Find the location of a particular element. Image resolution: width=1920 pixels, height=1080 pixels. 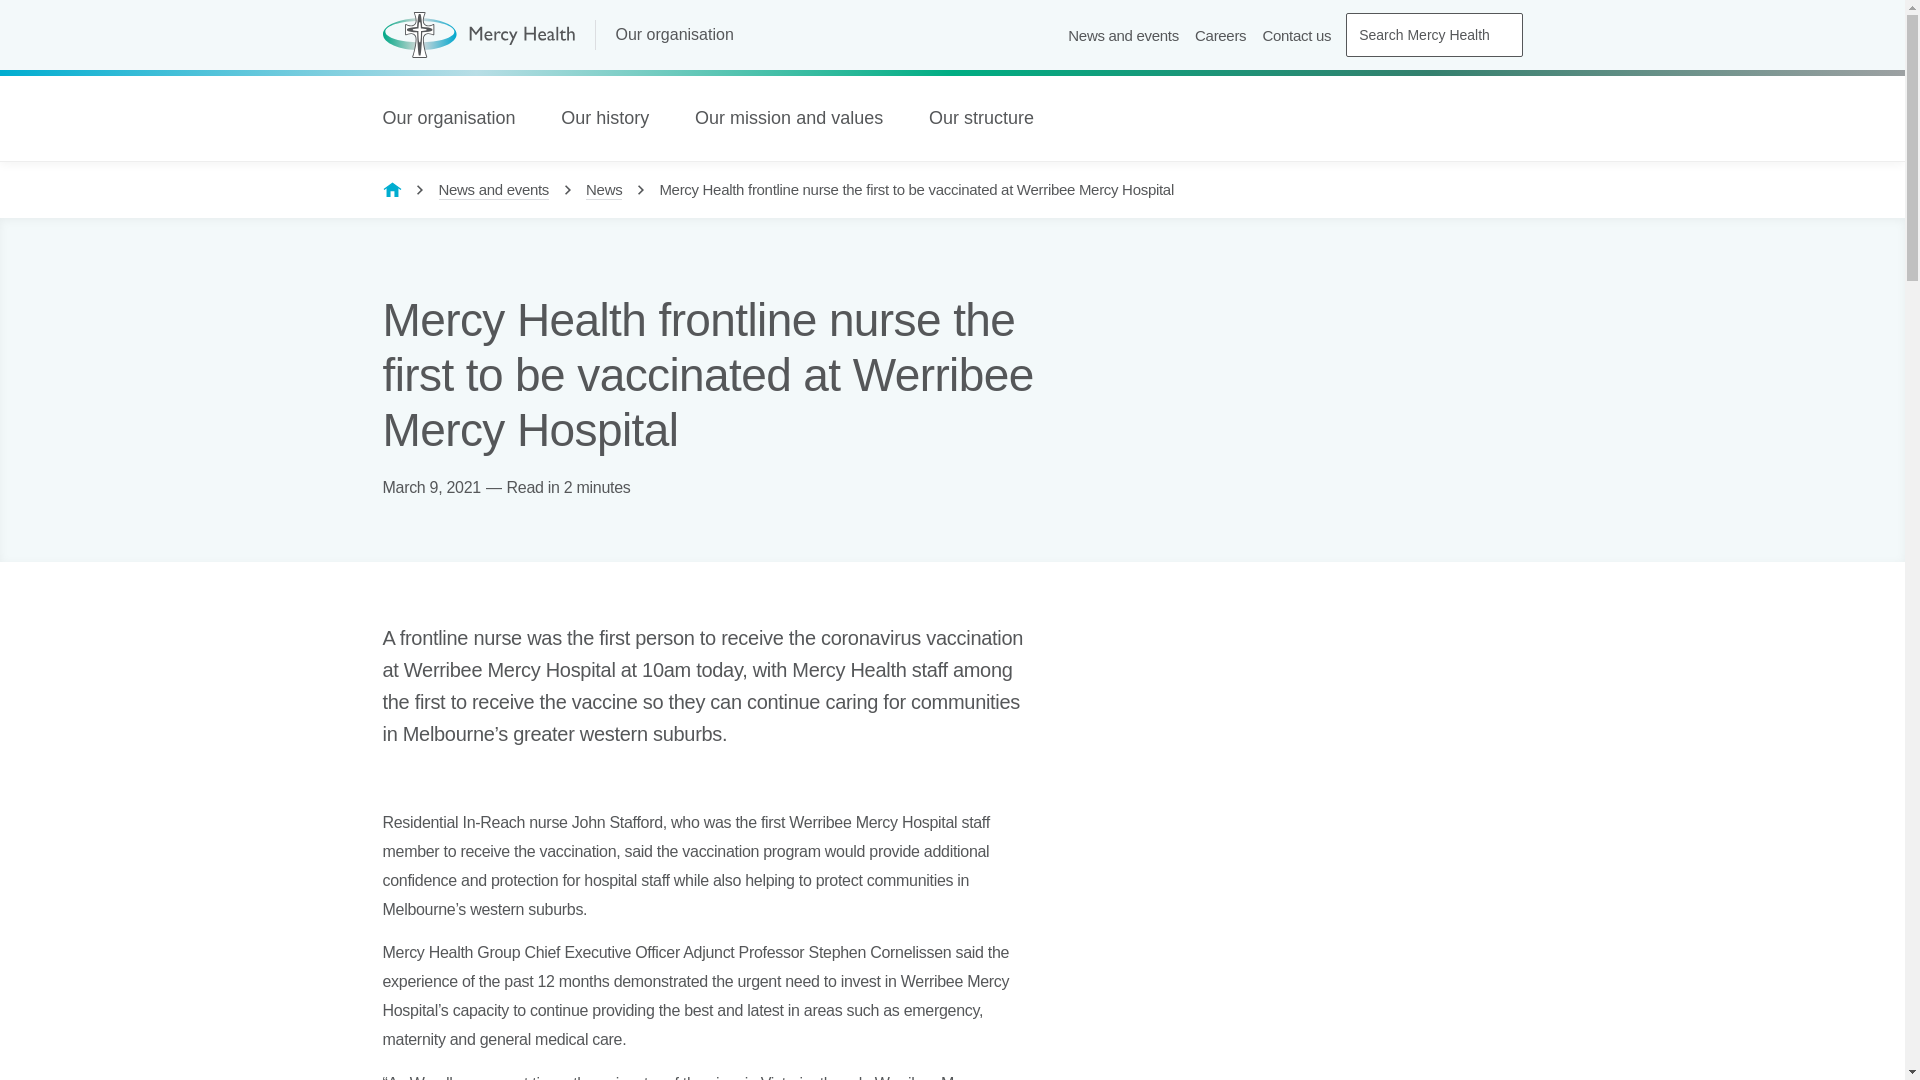

'News' is located at coordinates (603, 190).